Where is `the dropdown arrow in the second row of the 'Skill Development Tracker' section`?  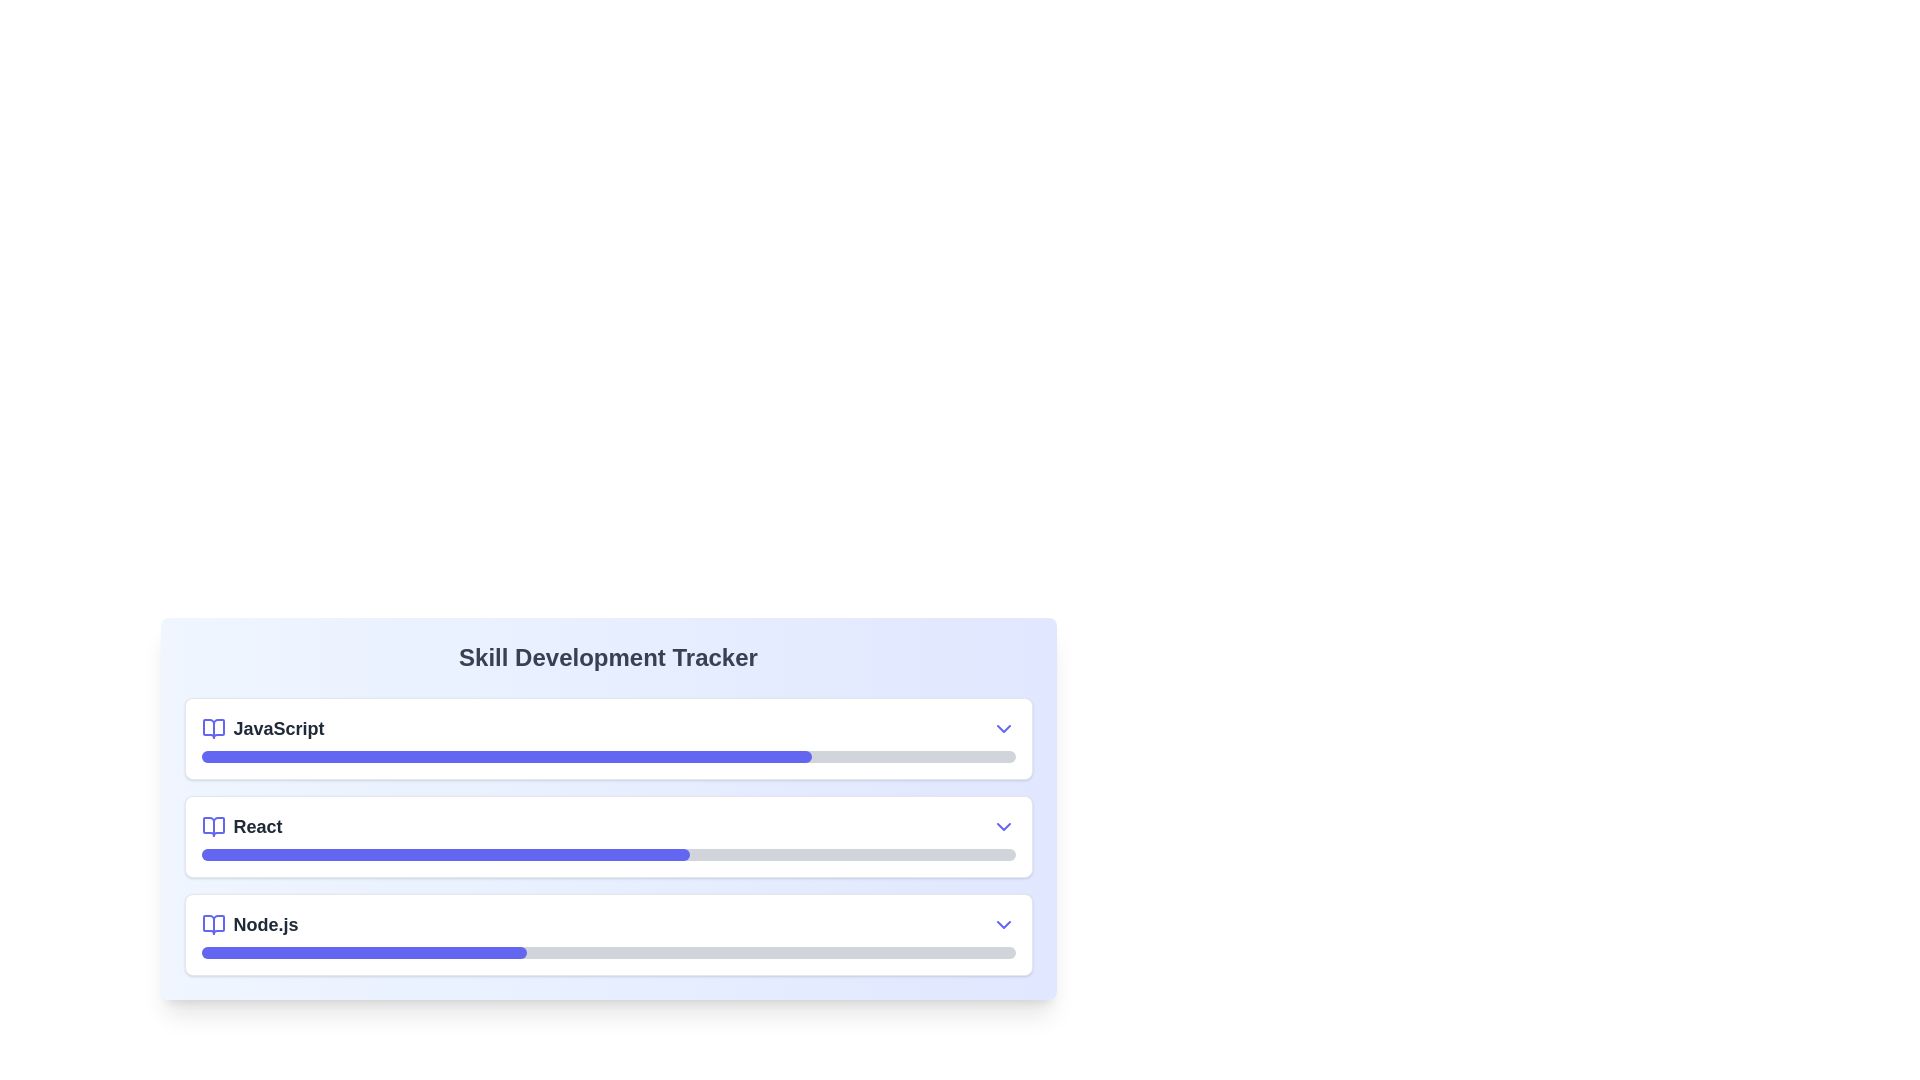
the dropdown arrow in the second row of the 'Skill Development Tracker' section is located at coordinates (607, 826).